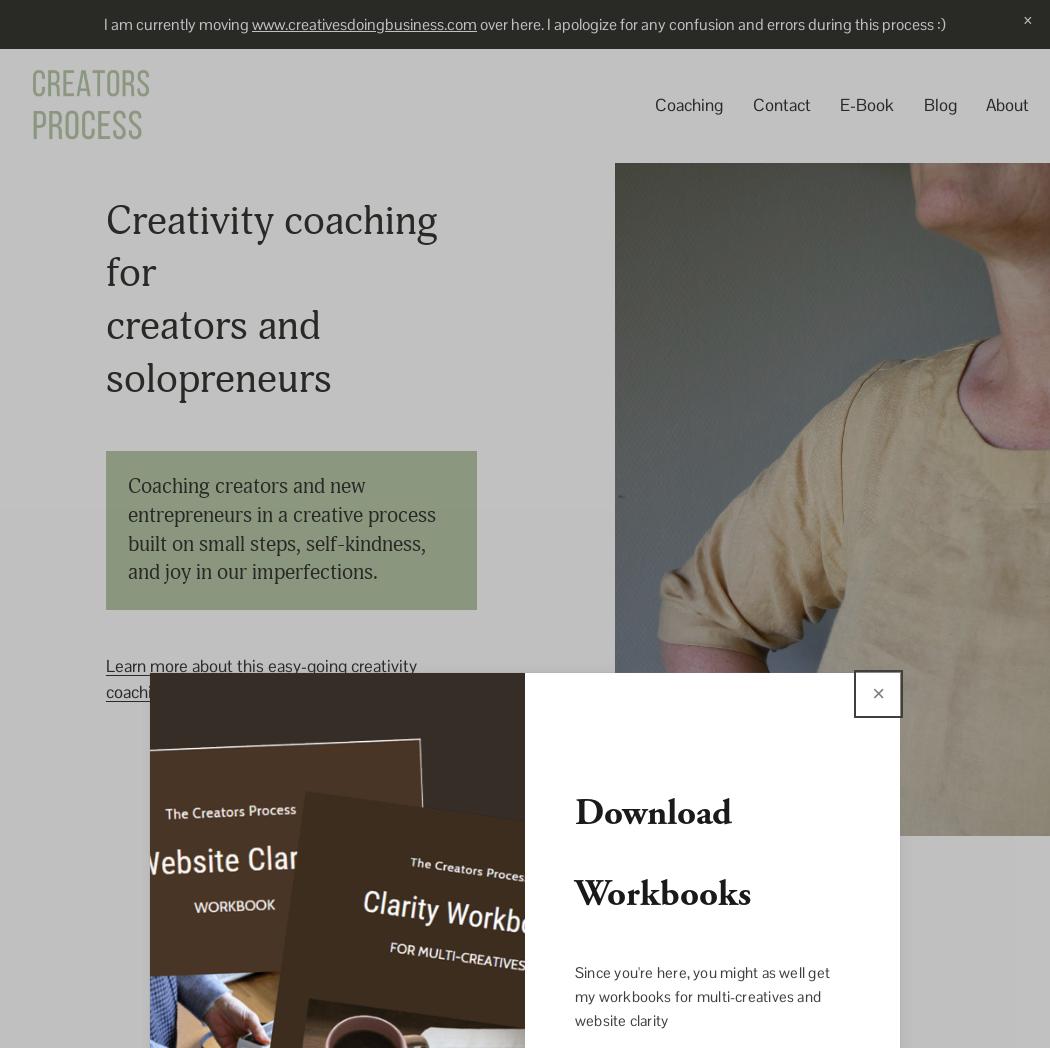 The width and height of the screenshot is (1050, 1048). What do you see at coordinates (283, 528) in the screenshot?
I see `'Coaching creators and new entrepreneurs in a creative process built on small steps, self-kindness, and joy in our imperfections.'` at bounding box center [283, 528].